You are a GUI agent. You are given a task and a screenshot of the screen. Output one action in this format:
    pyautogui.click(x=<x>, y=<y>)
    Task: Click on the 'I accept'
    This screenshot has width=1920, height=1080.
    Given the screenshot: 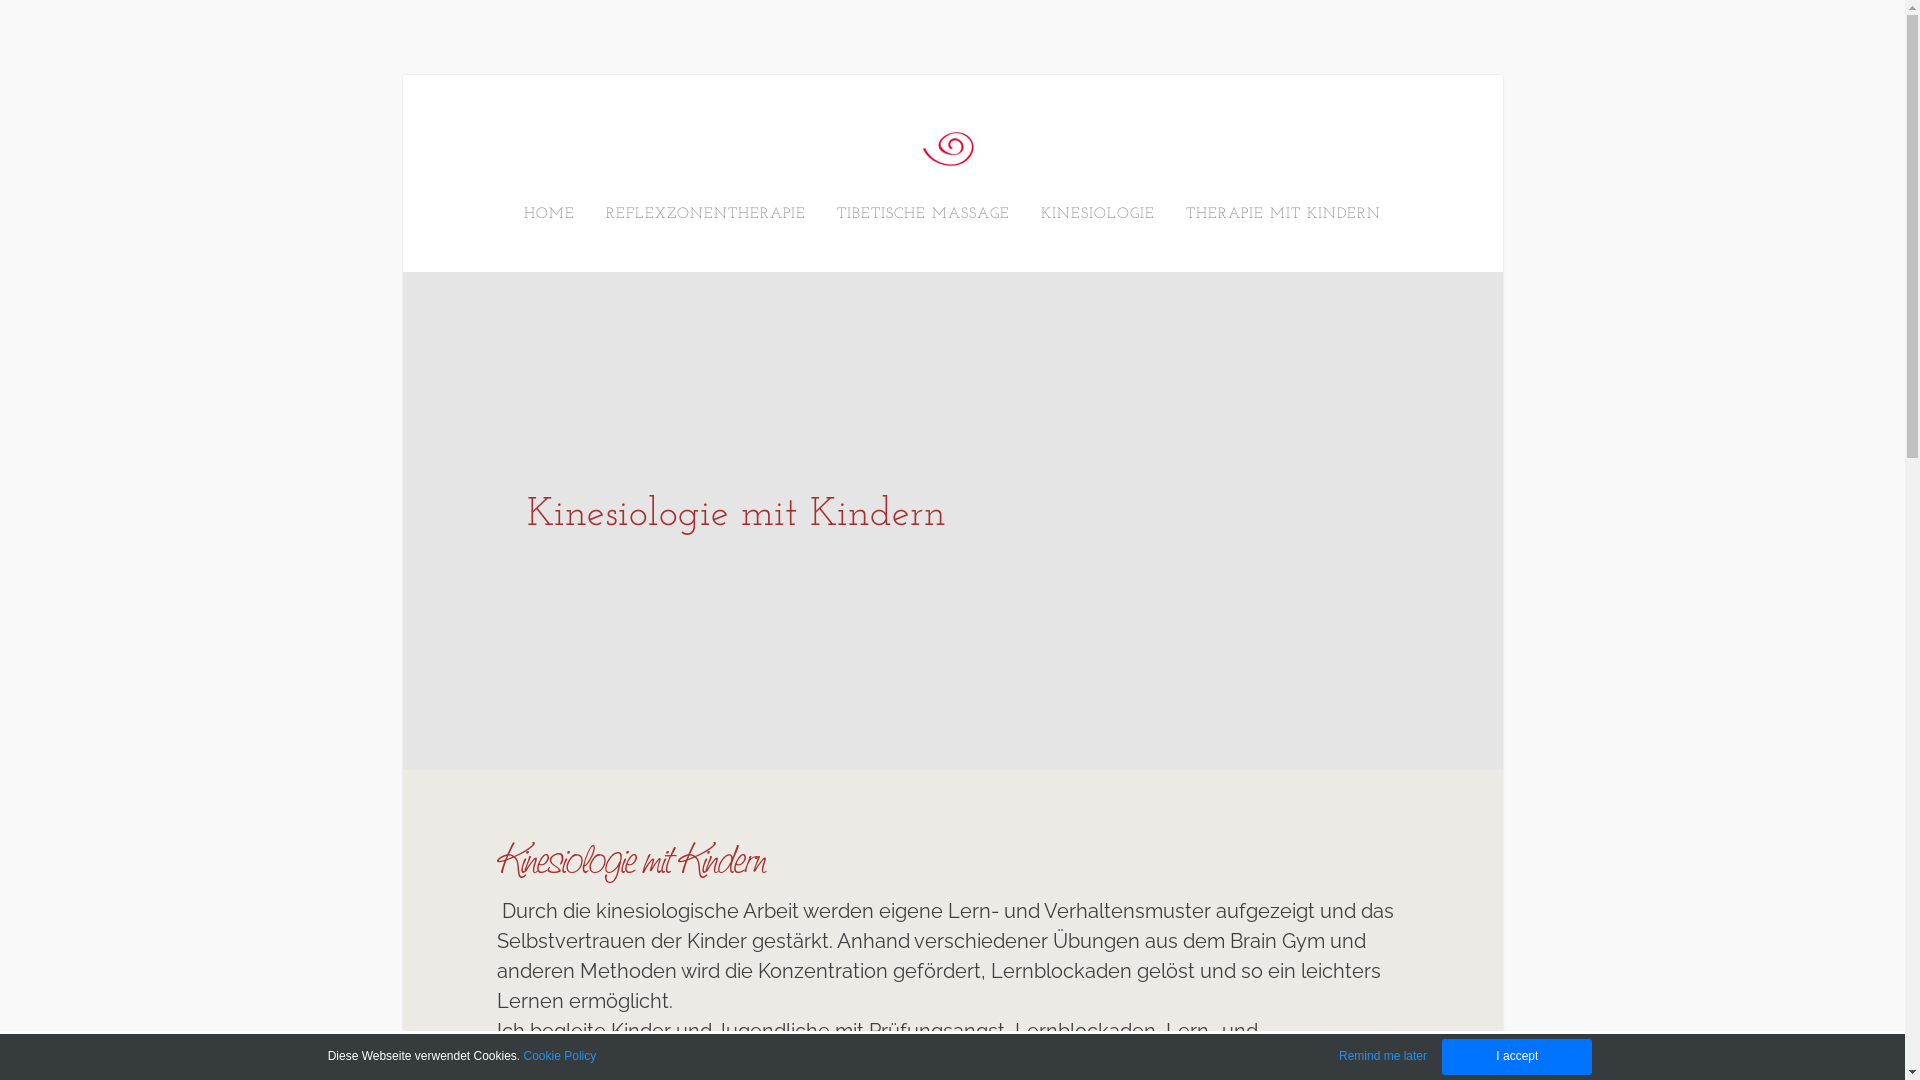 What is the action you would take?
    pyautogui.click(x=1516, y=1055)
    